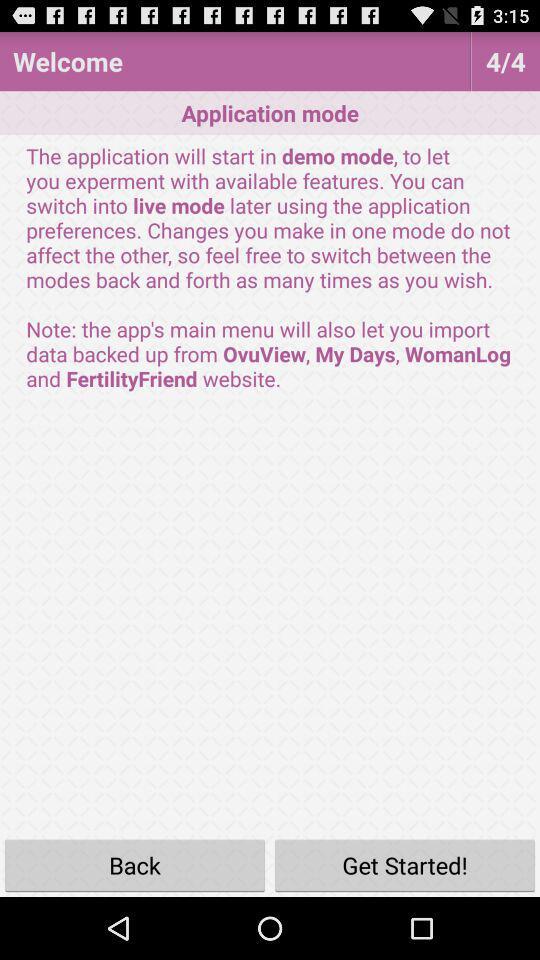 The height and width of the screenshot is (960, 540). What do you see at coordinates (135, 864) in the screenshot?
I see `the icon below the application will` at bounding box center [135, 864].